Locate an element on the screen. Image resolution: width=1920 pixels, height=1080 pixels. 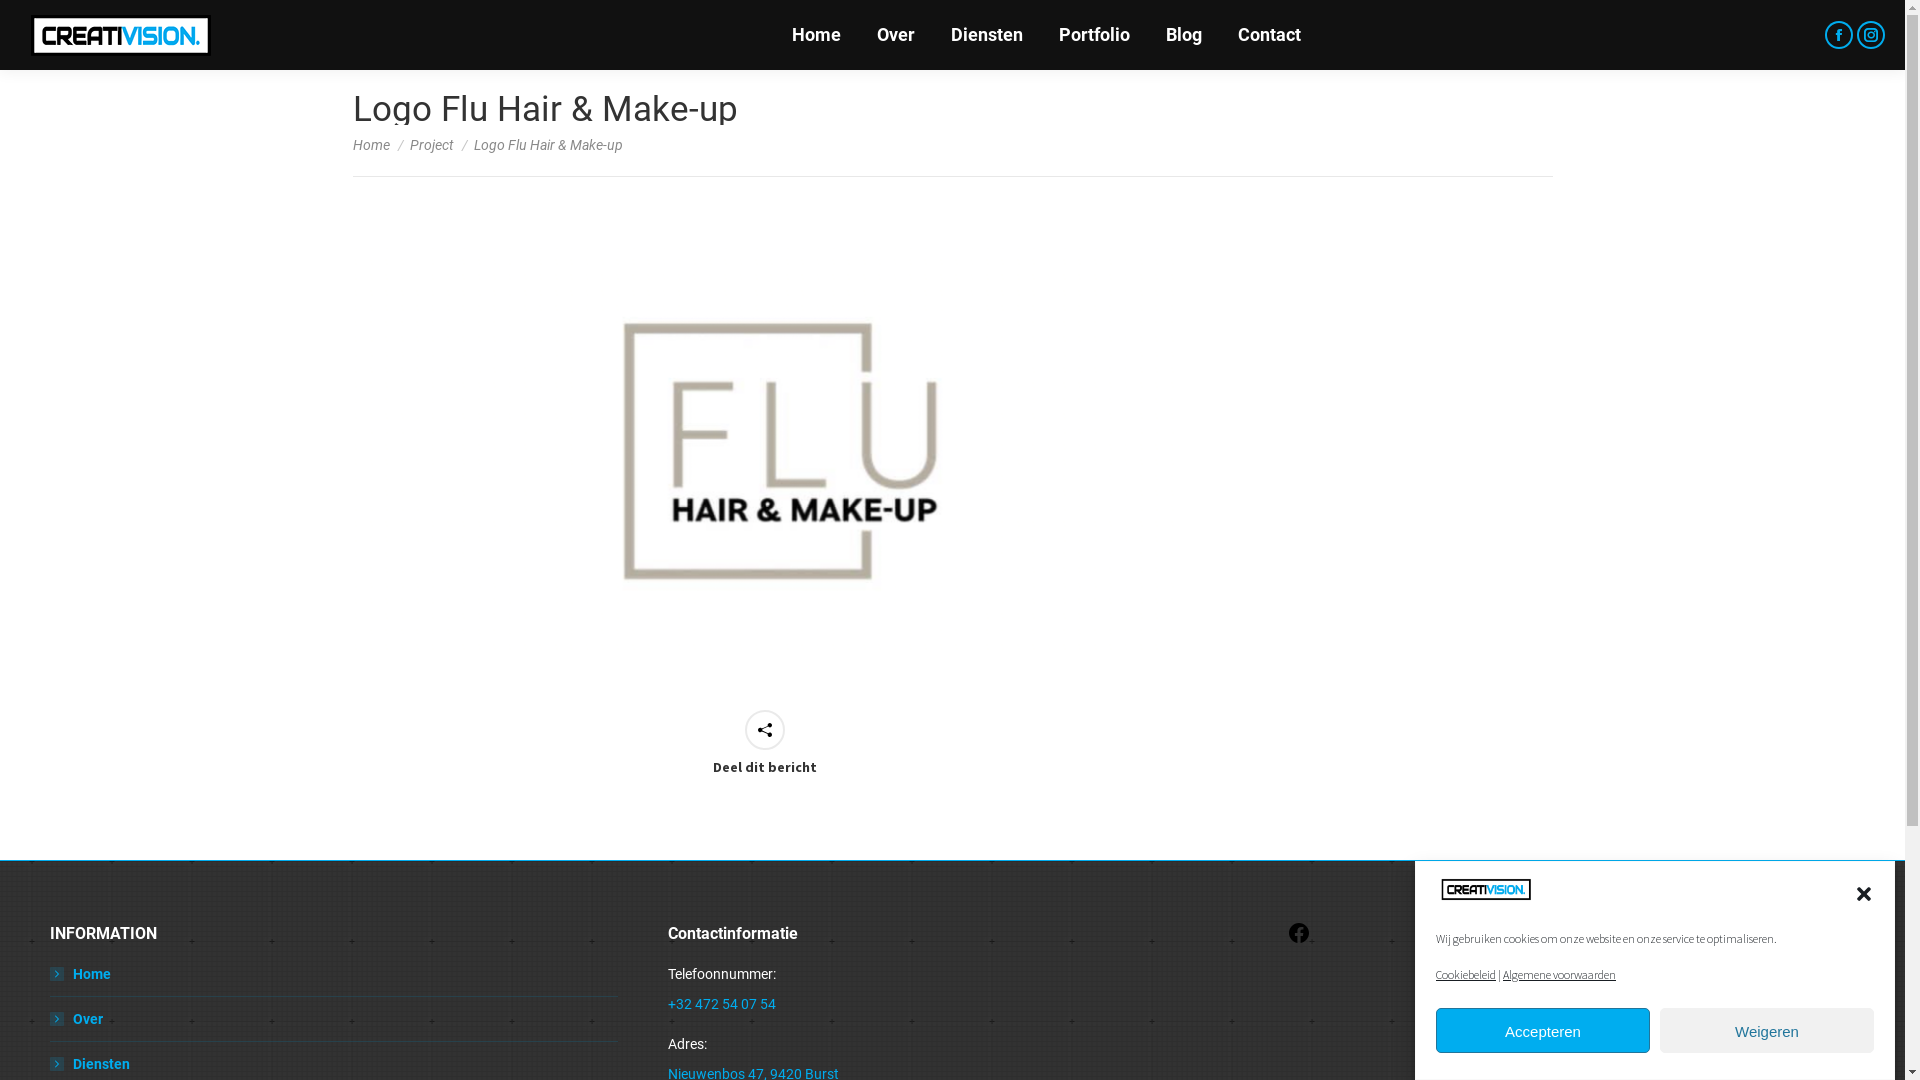
'Facebook page opens in new window' is located at coordinates (1838, 34).